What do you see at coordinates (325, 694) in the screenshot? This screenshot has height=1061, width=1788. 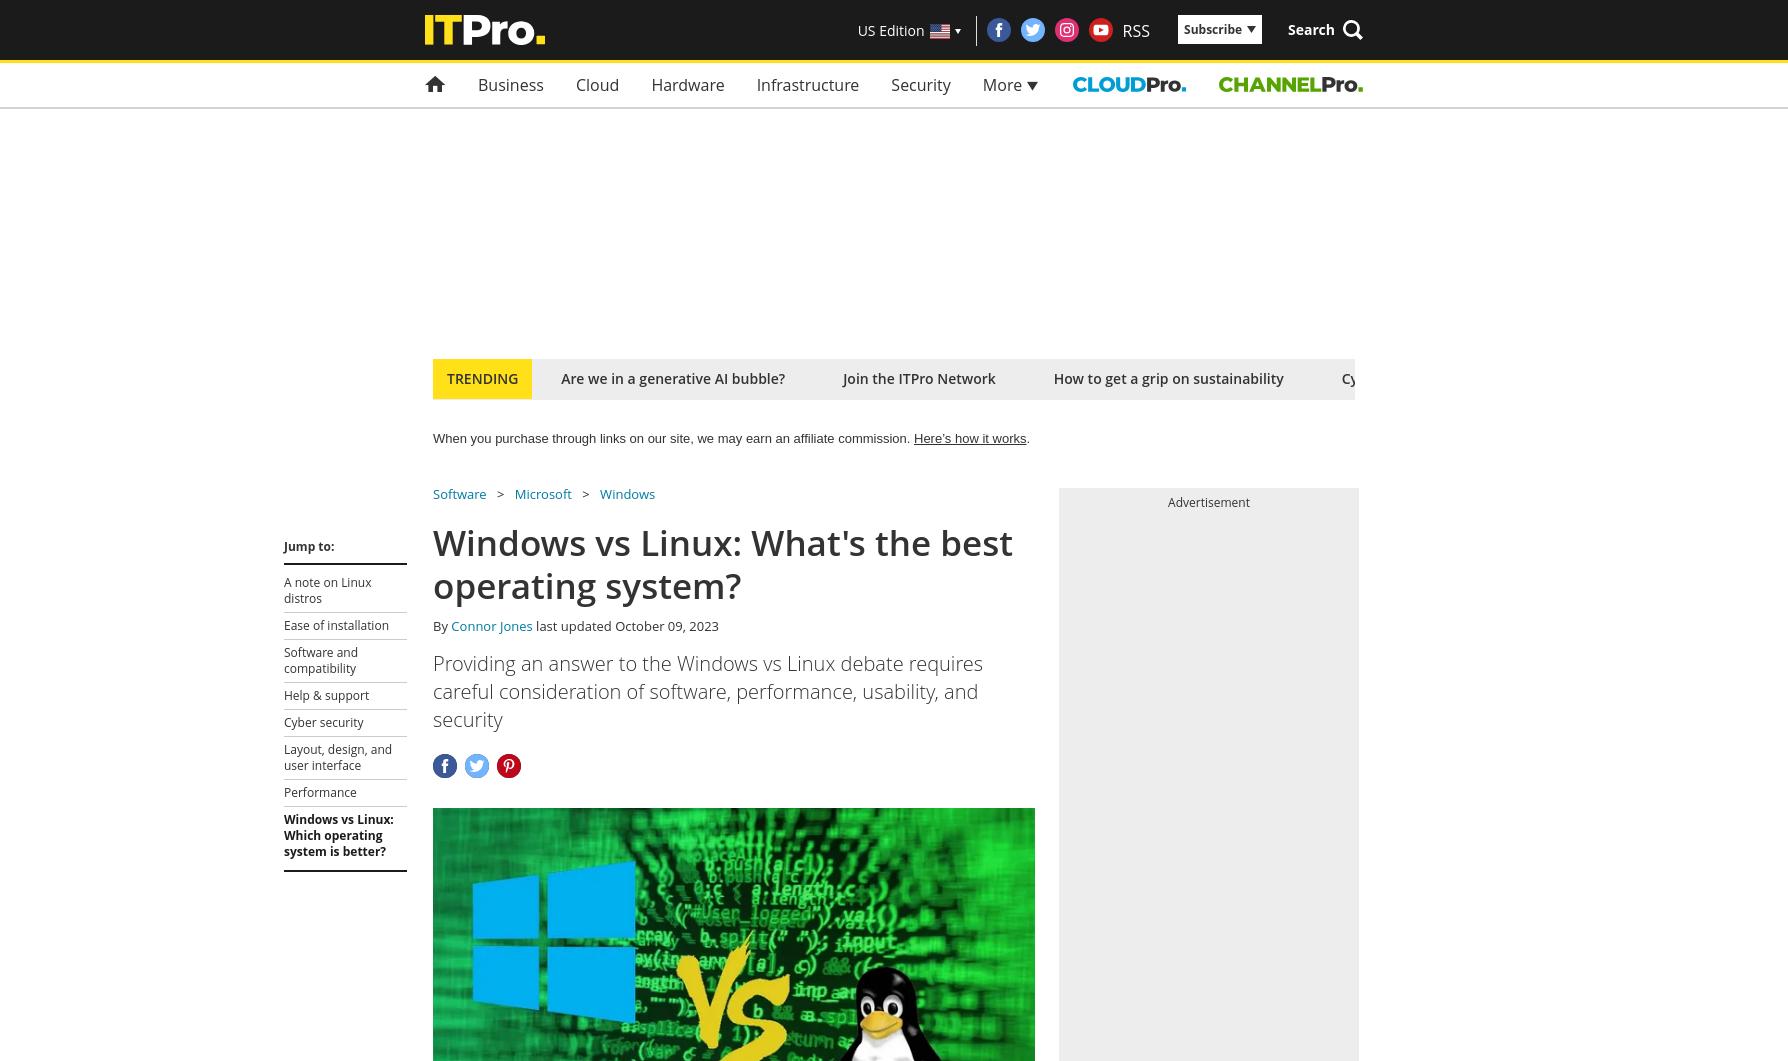 I see `'Help & support'` at bounding box center [325, 694].